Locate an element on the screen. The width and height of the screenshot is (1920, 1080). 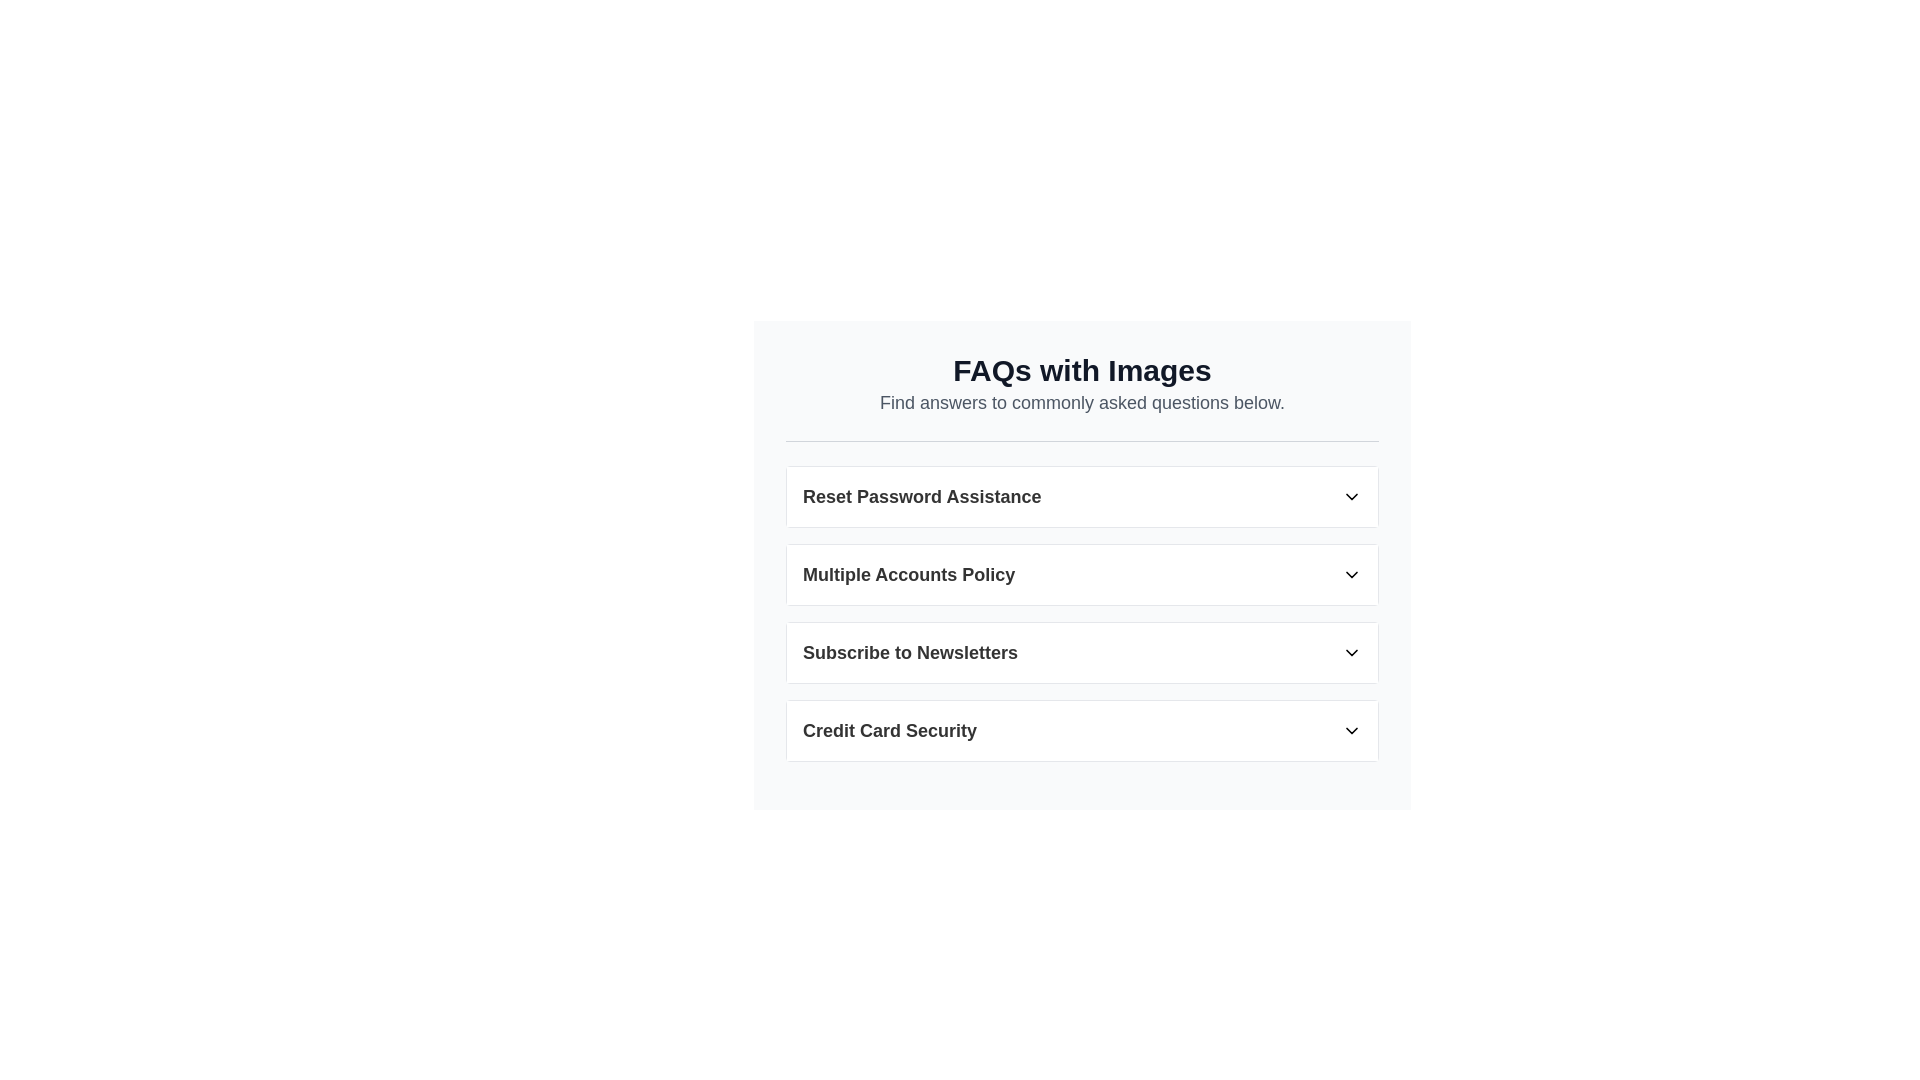
the downward-pointing chevron icon adjacent to the 'Subscribe to Newsletters' section is located at coordinates (1352, 652).